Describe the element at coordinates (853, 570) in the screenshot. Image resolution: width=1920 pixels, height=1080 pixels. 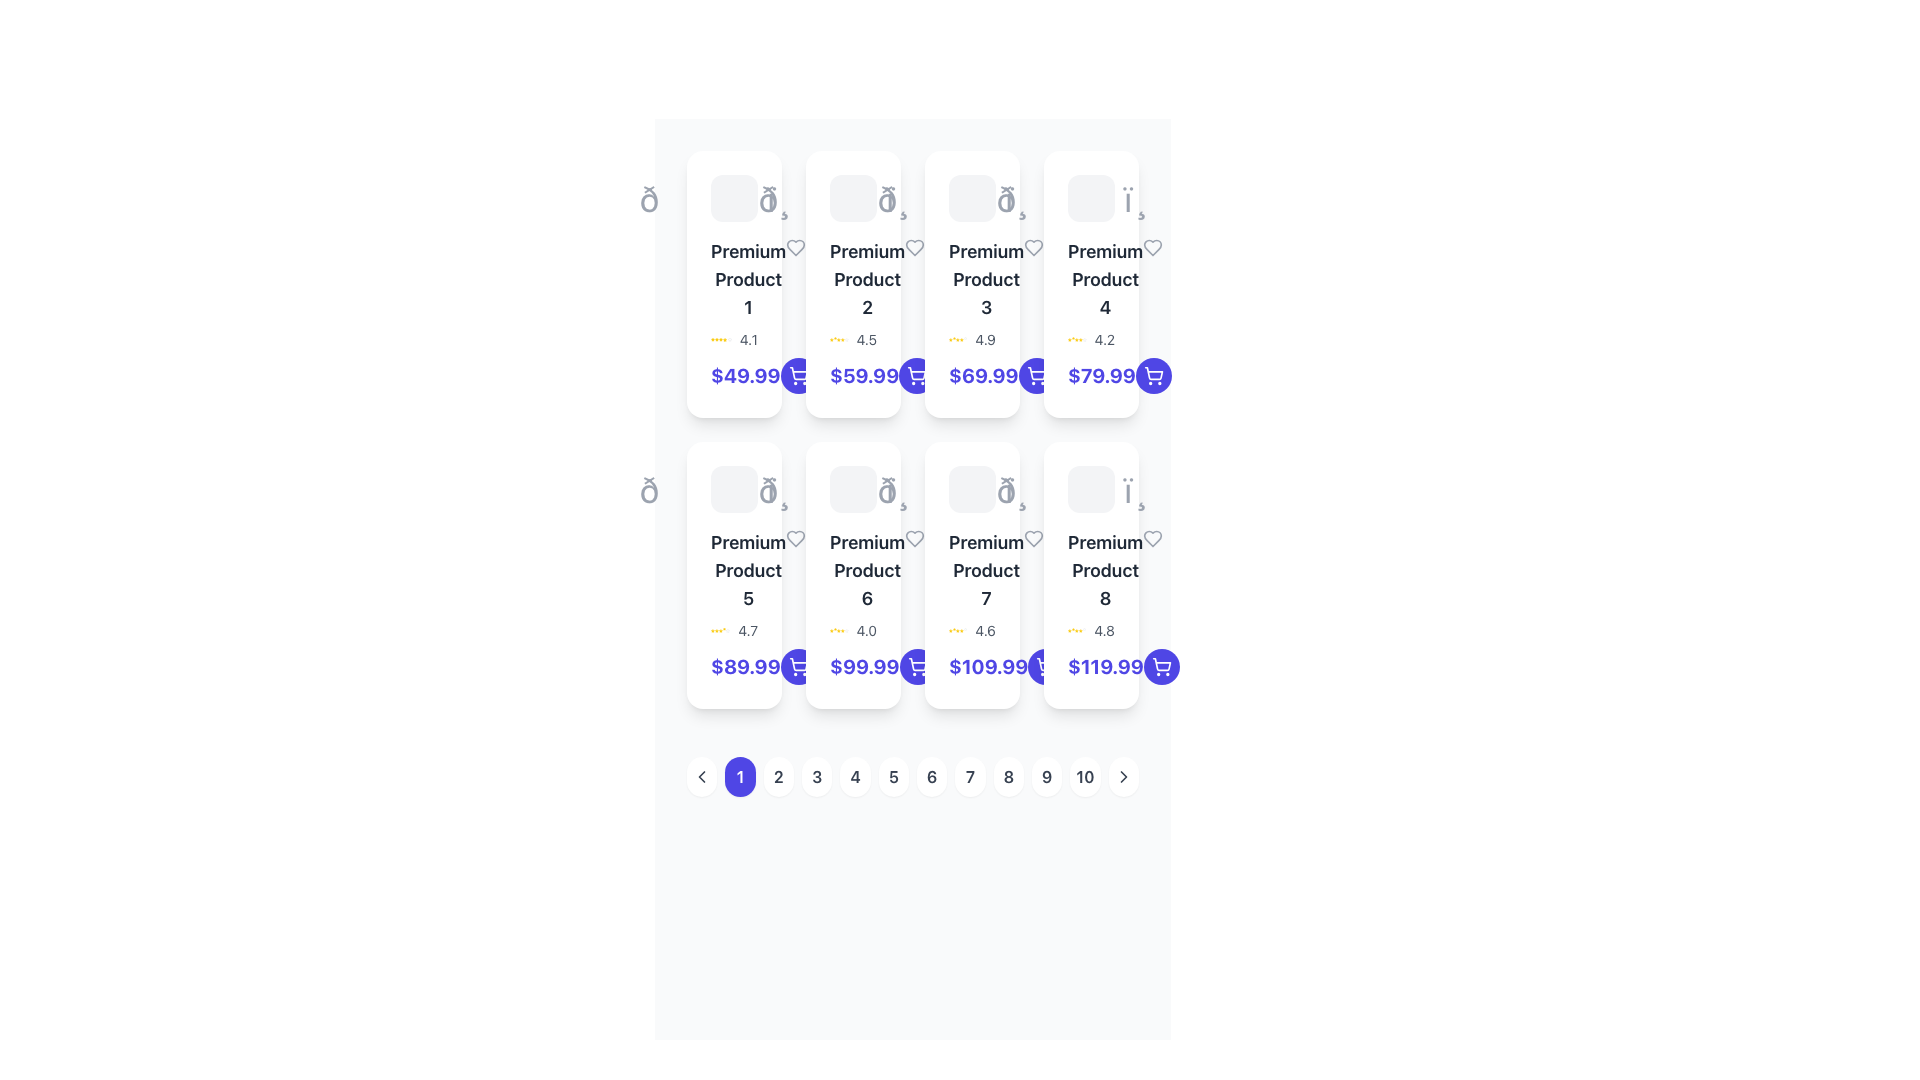
I see `text content of the product title label located in the second row and third column of the product card grid, positioned below the placeholder graphic and above the rating and pricing sections` at that location.